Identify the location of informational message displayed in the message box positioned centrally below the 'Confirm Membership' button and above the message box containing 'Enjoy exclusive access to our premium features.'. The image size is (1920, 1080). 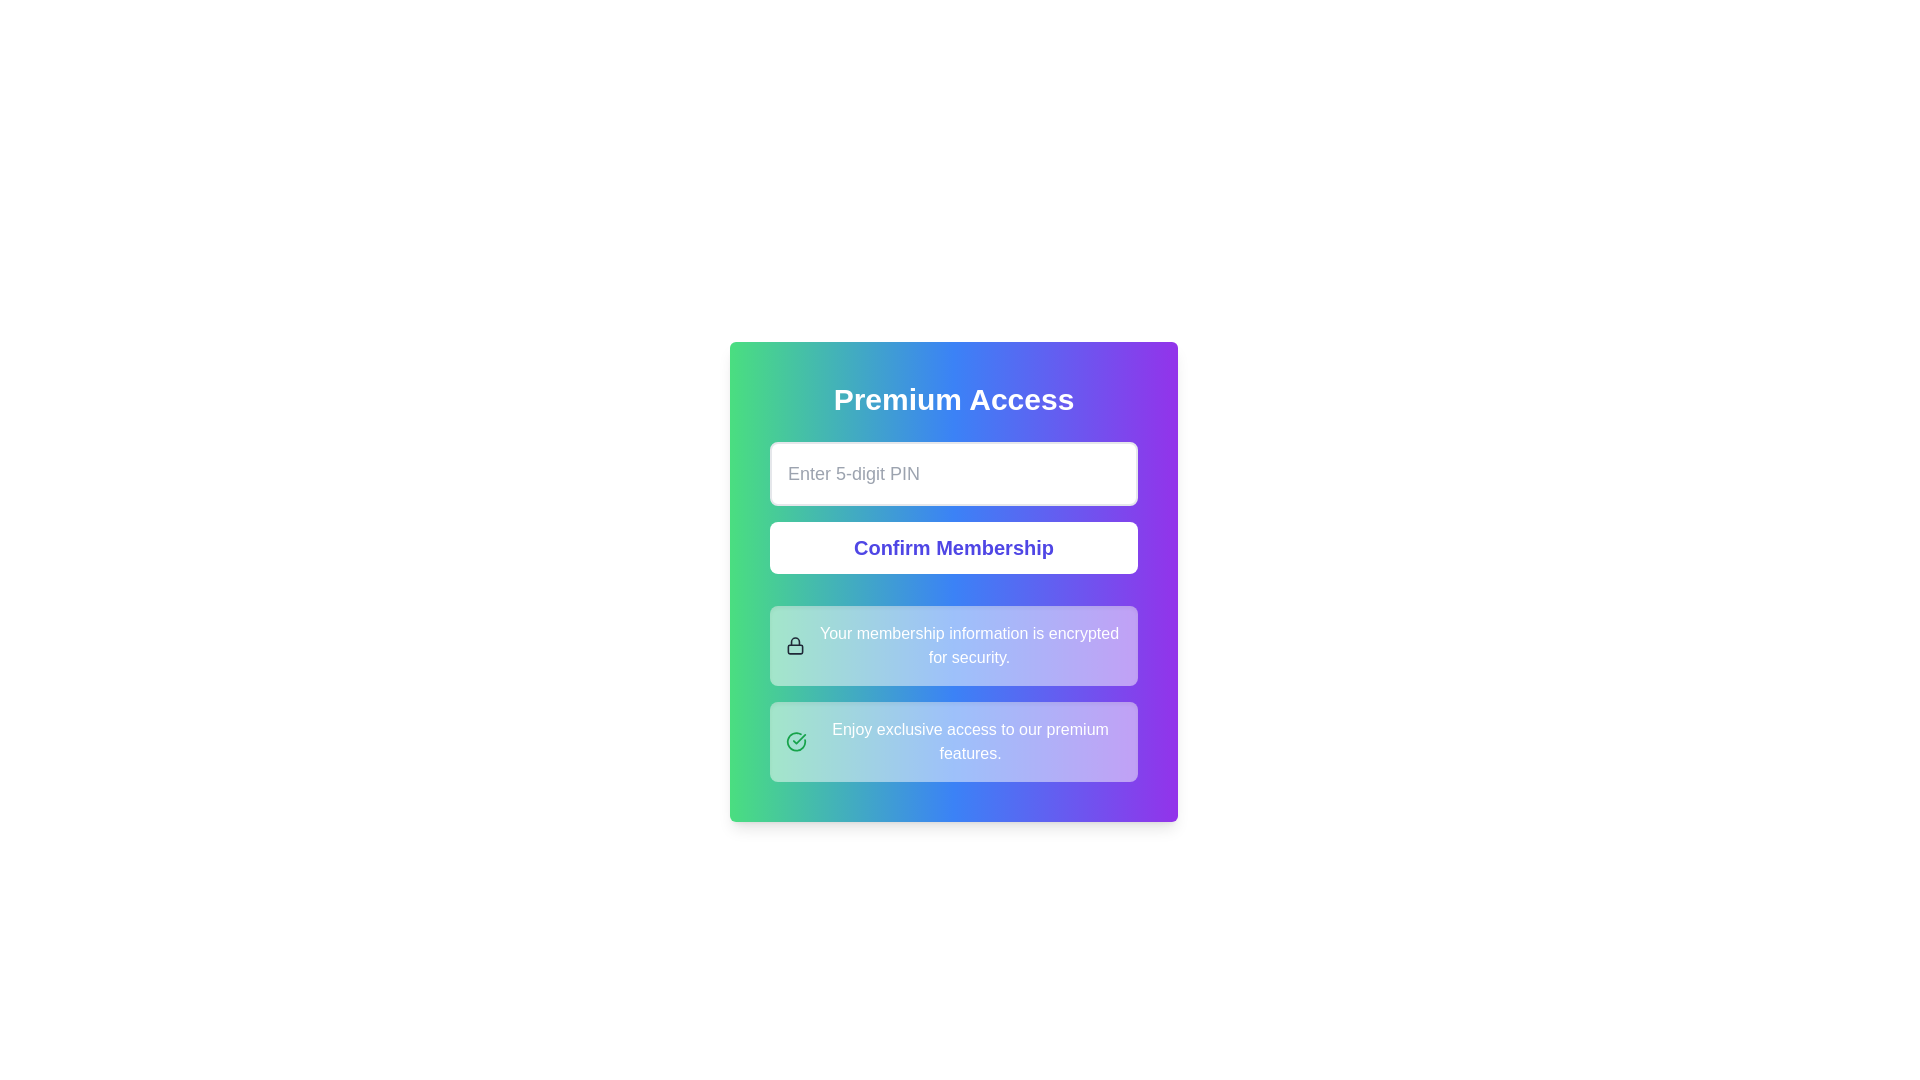
(953, 645).